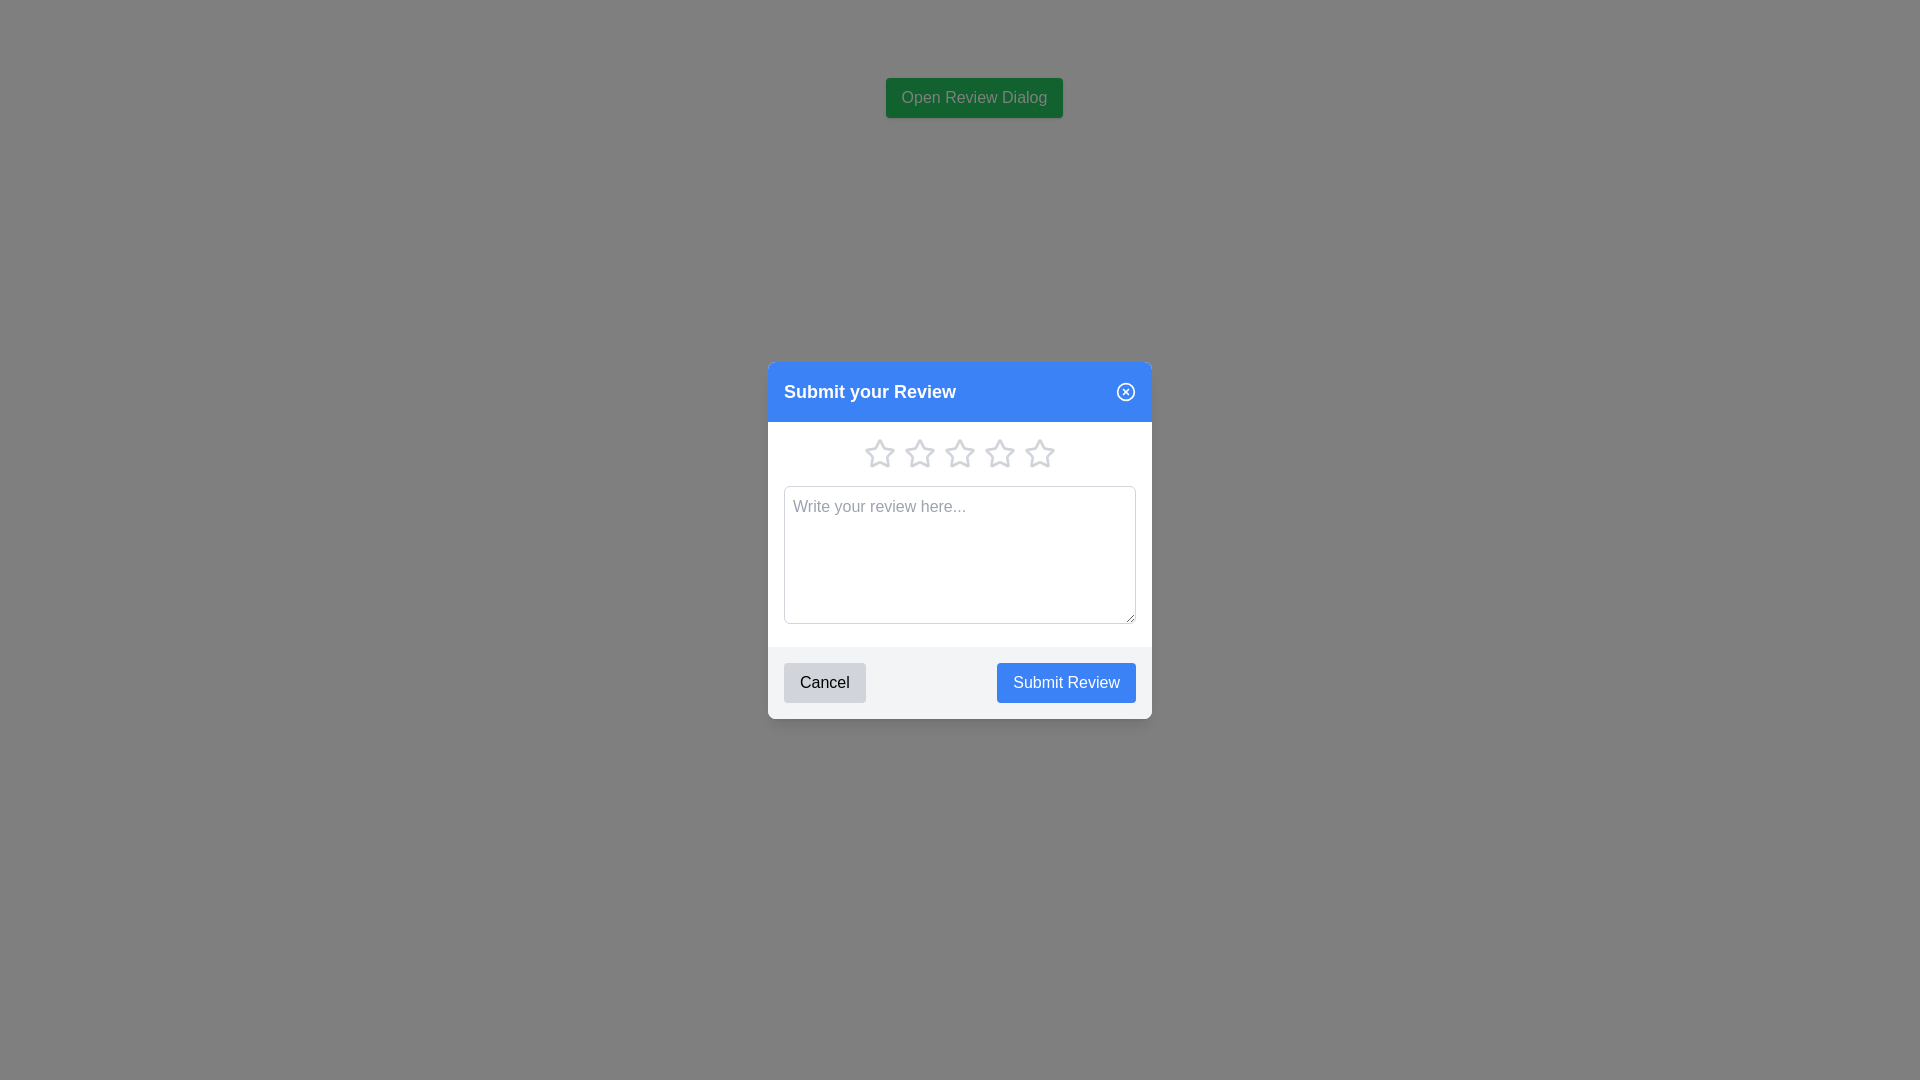  What do you see at coordinates (824, 681) in the screenshot?
I see `the 'Cancel' button located in the footer section of the 'Submit your Review' dialog box, which is on the left side of the 'Submit Review' button` at bounding box center [824, 681].